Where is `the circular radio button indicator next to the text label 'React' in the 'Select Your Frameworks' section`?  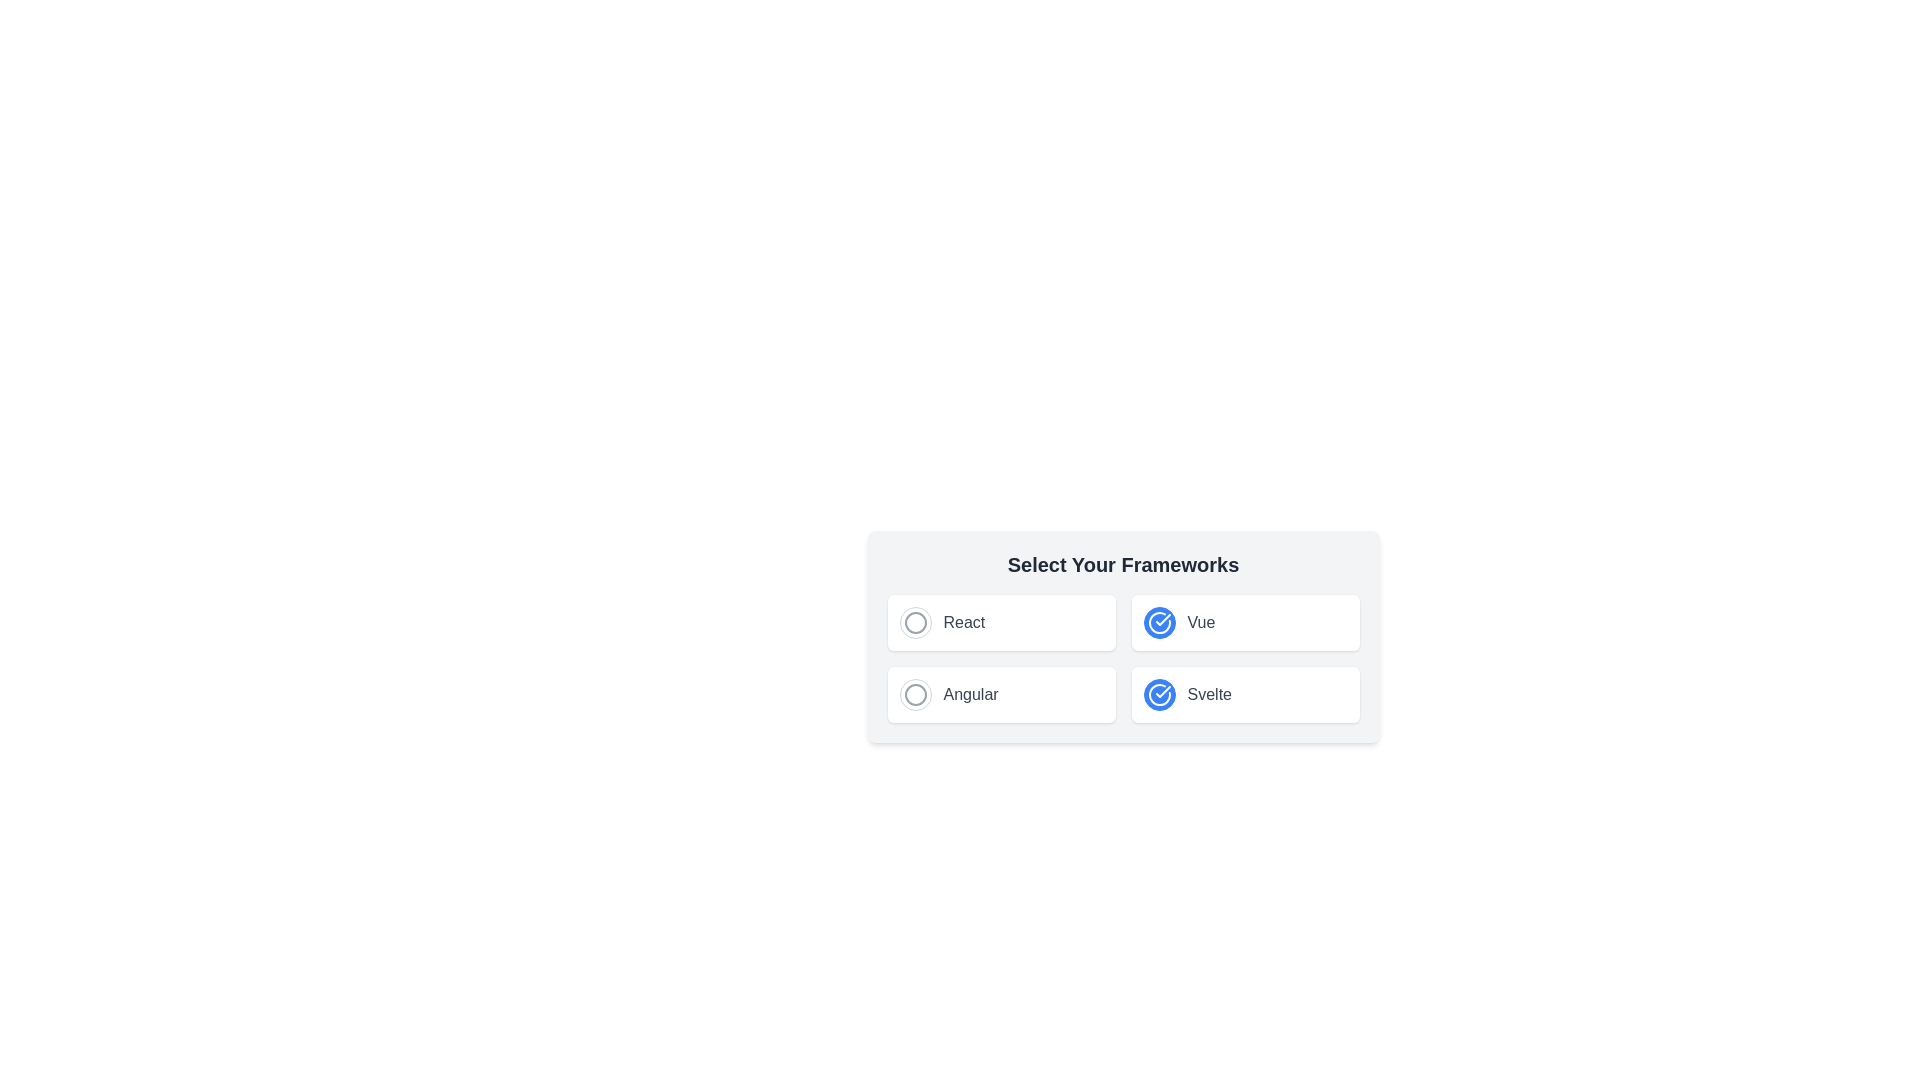
the circular radio button indicator next to the text label 'React' in the 'Select Your Frameworks' section is located at coordinates (914, 622).